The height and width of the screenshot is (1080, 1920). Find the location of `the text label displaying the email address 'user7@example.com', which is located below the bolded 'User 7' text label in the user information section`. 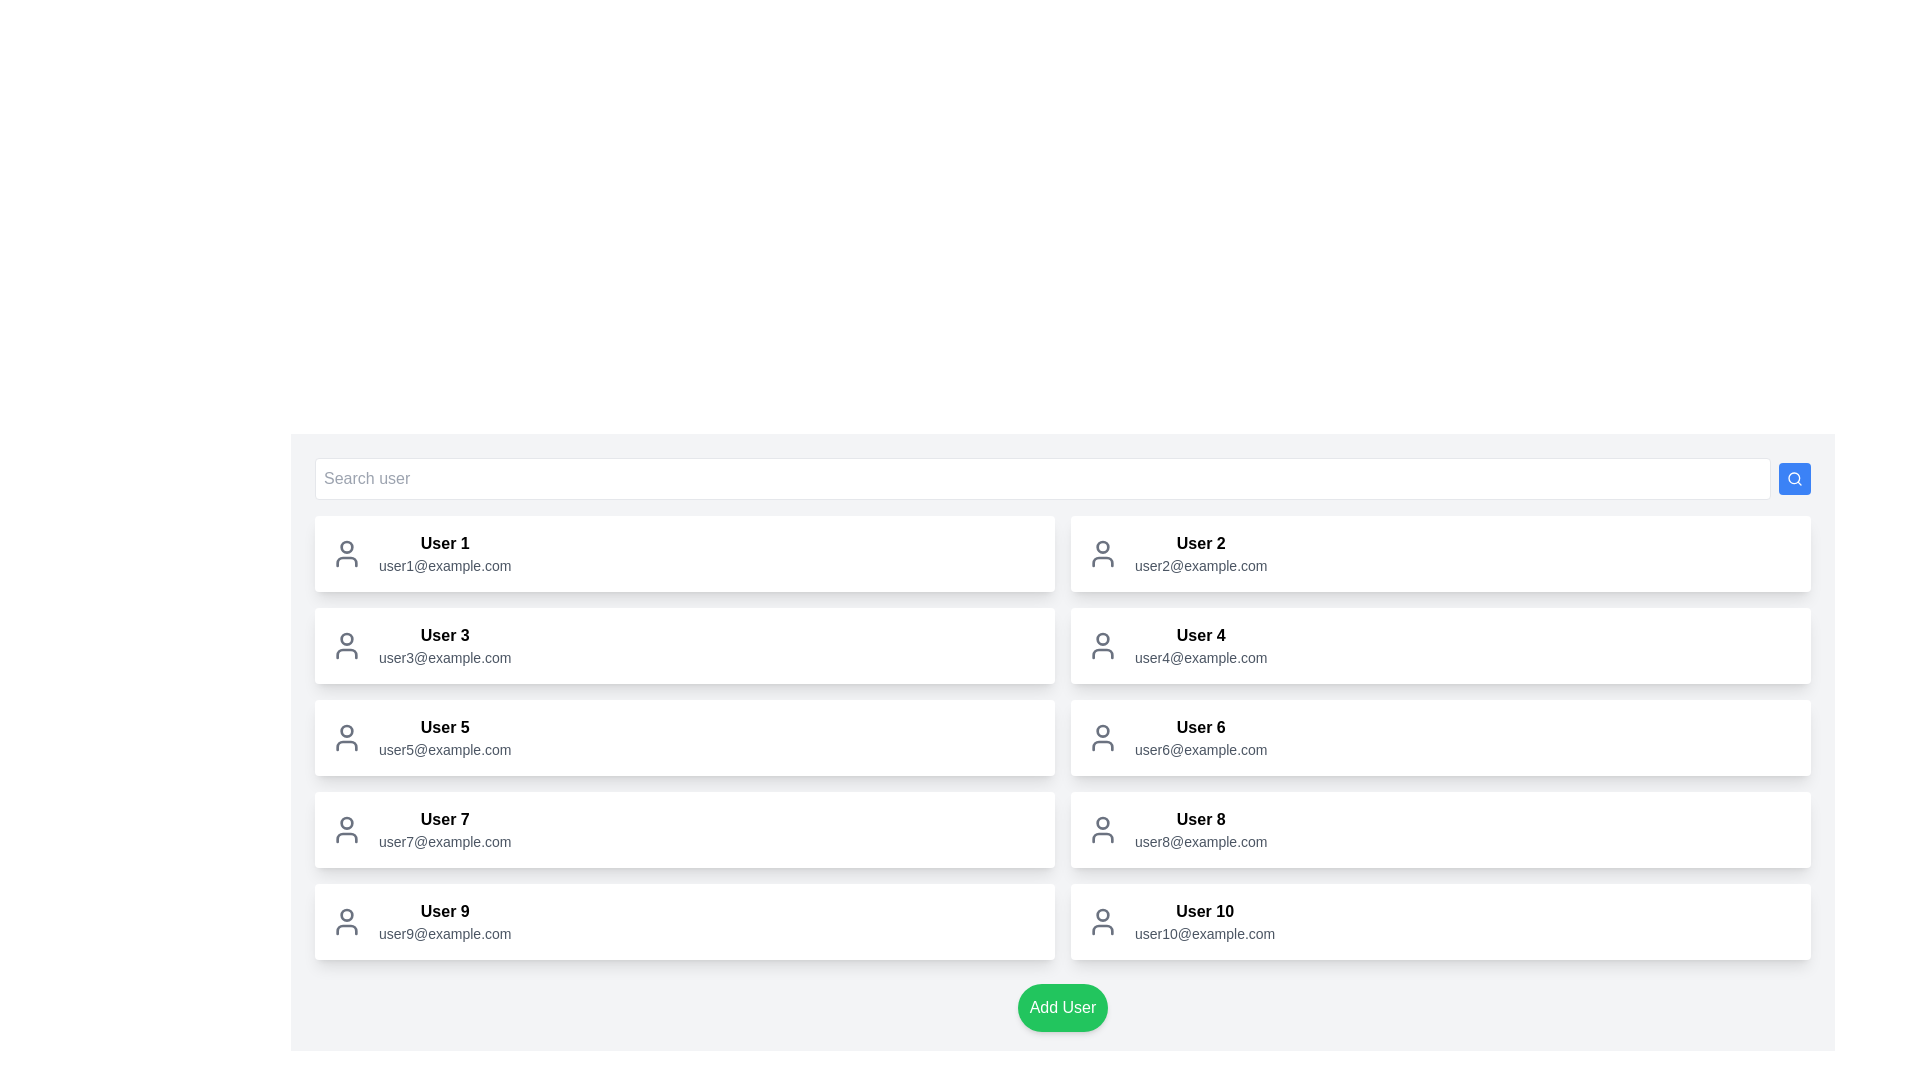

the text label displaying the email address 'user7@example.com', which is located below the bolded 'User 7' text label in the user information section is located at coordinates (444, 841).